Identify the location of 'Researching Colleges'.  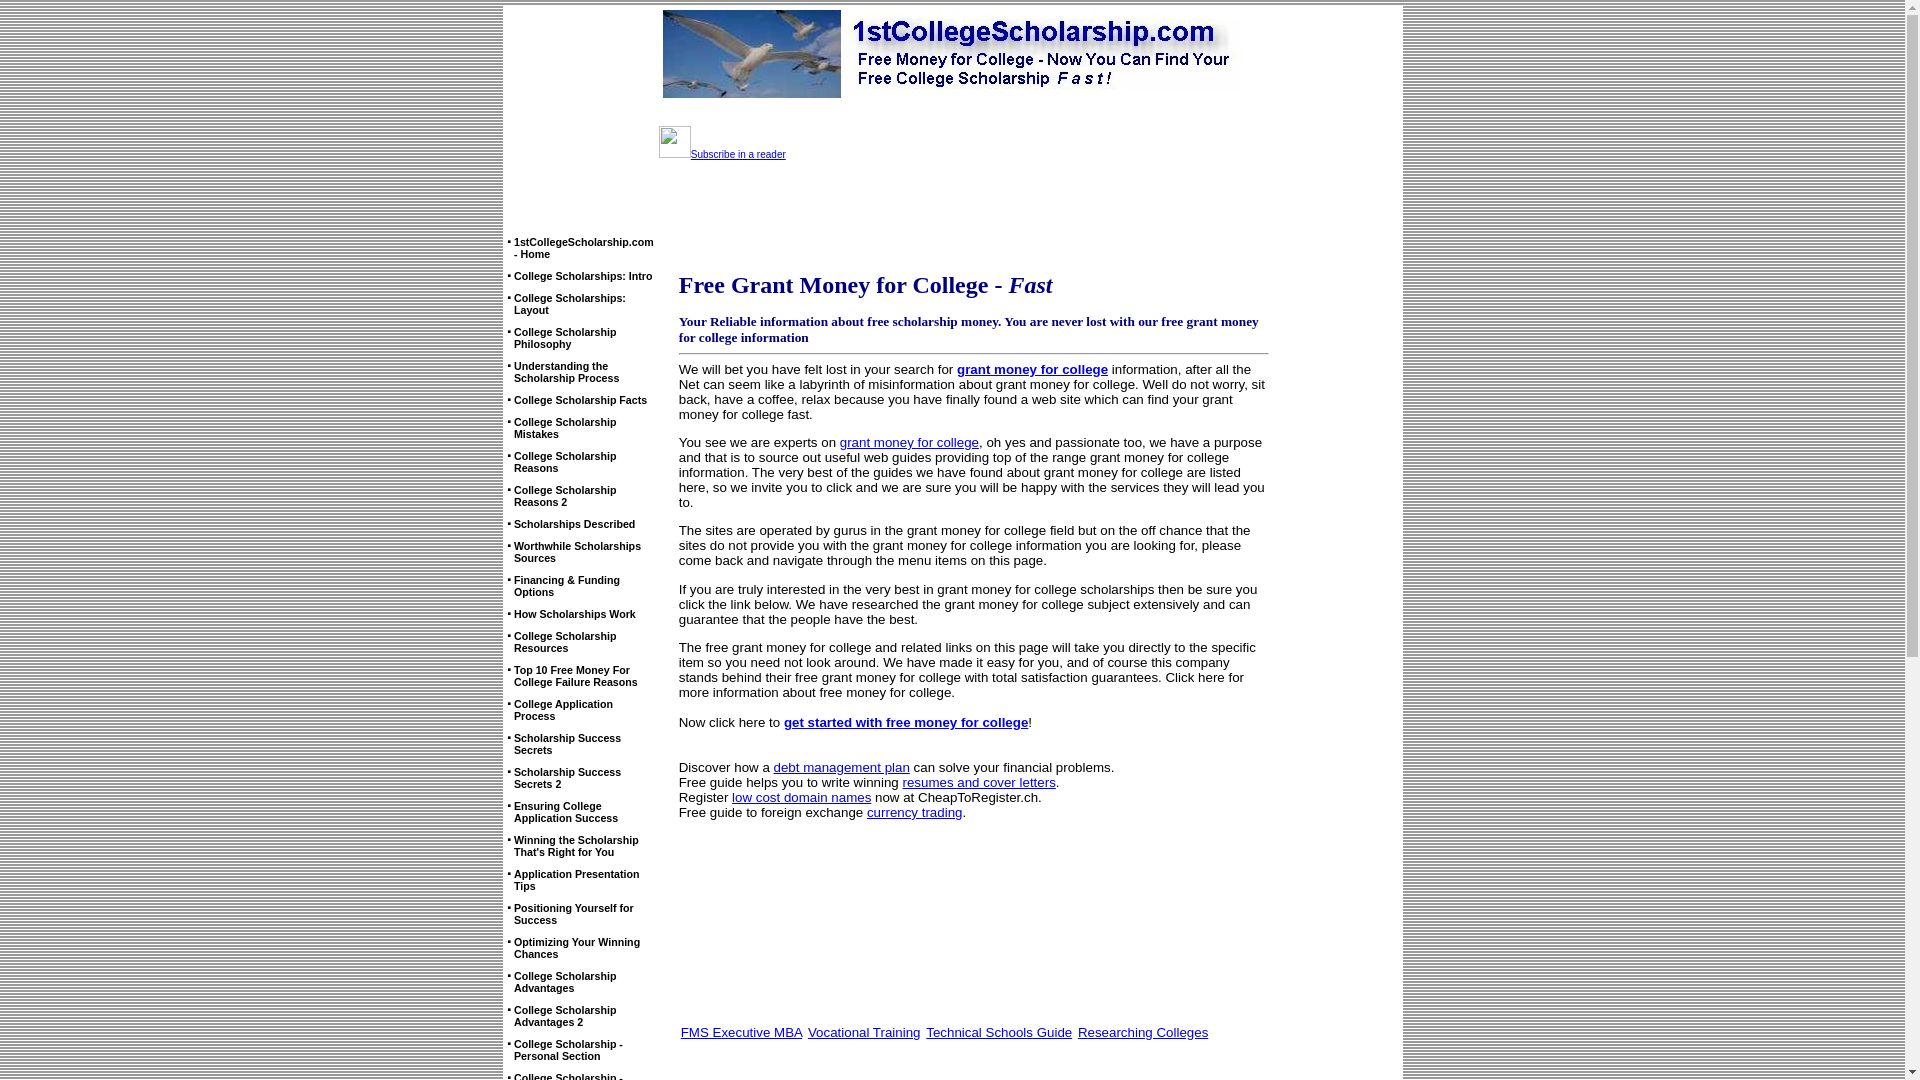
(1077, 1032).